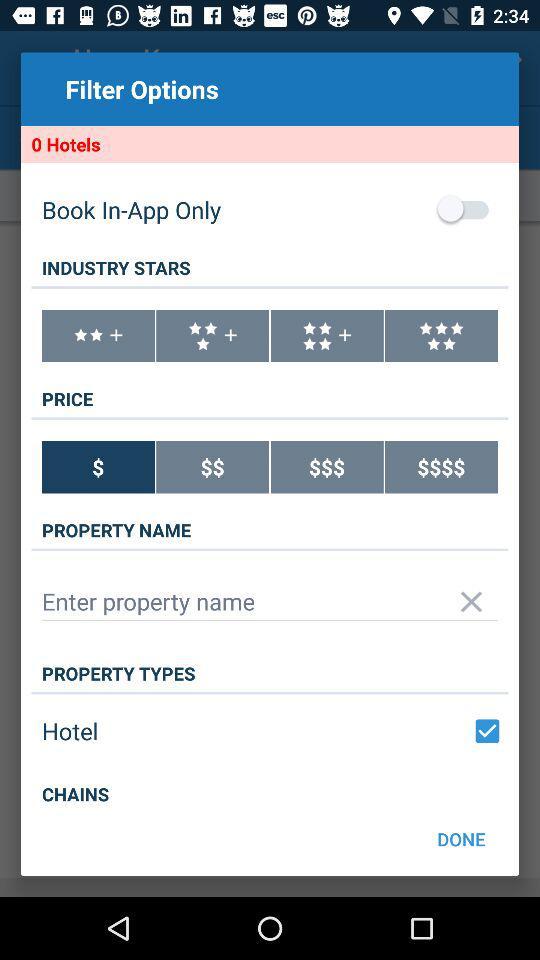  I want to click on property name, so click(270, 600).